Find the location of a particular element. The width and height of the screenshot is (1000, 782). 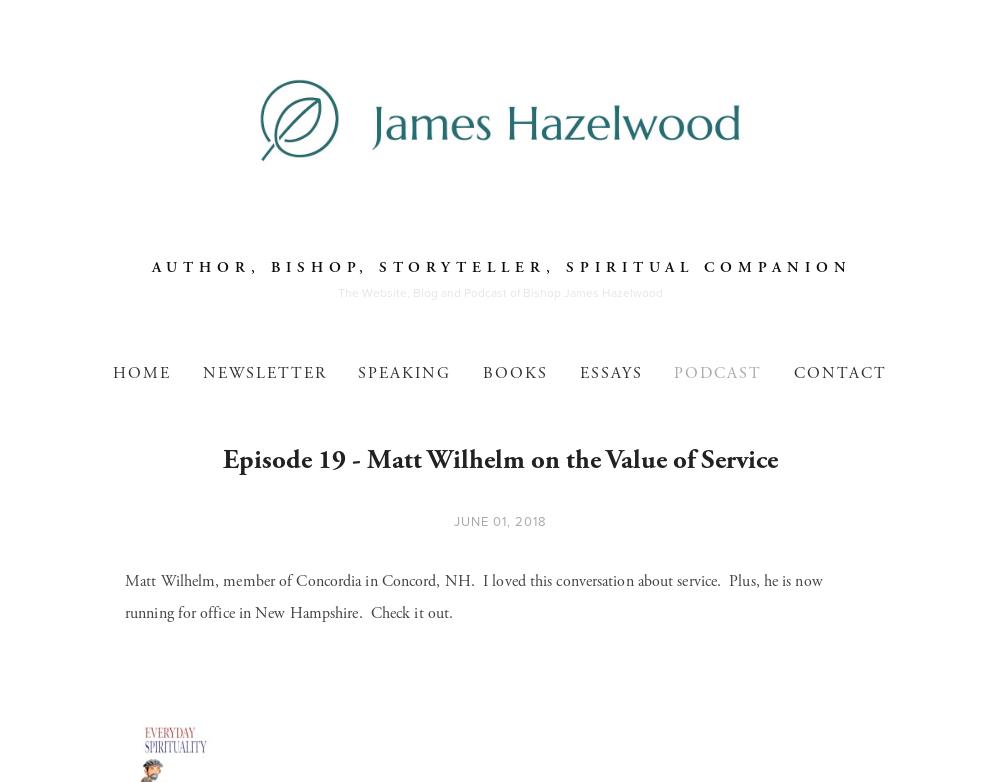

'Matt Wilhelm, member of Concordia in Concord, NH.  I loved this conversation about service.  Plus, he is now running for office in New Hampshire.  Check it out.' is located at coordinates (125, 596).